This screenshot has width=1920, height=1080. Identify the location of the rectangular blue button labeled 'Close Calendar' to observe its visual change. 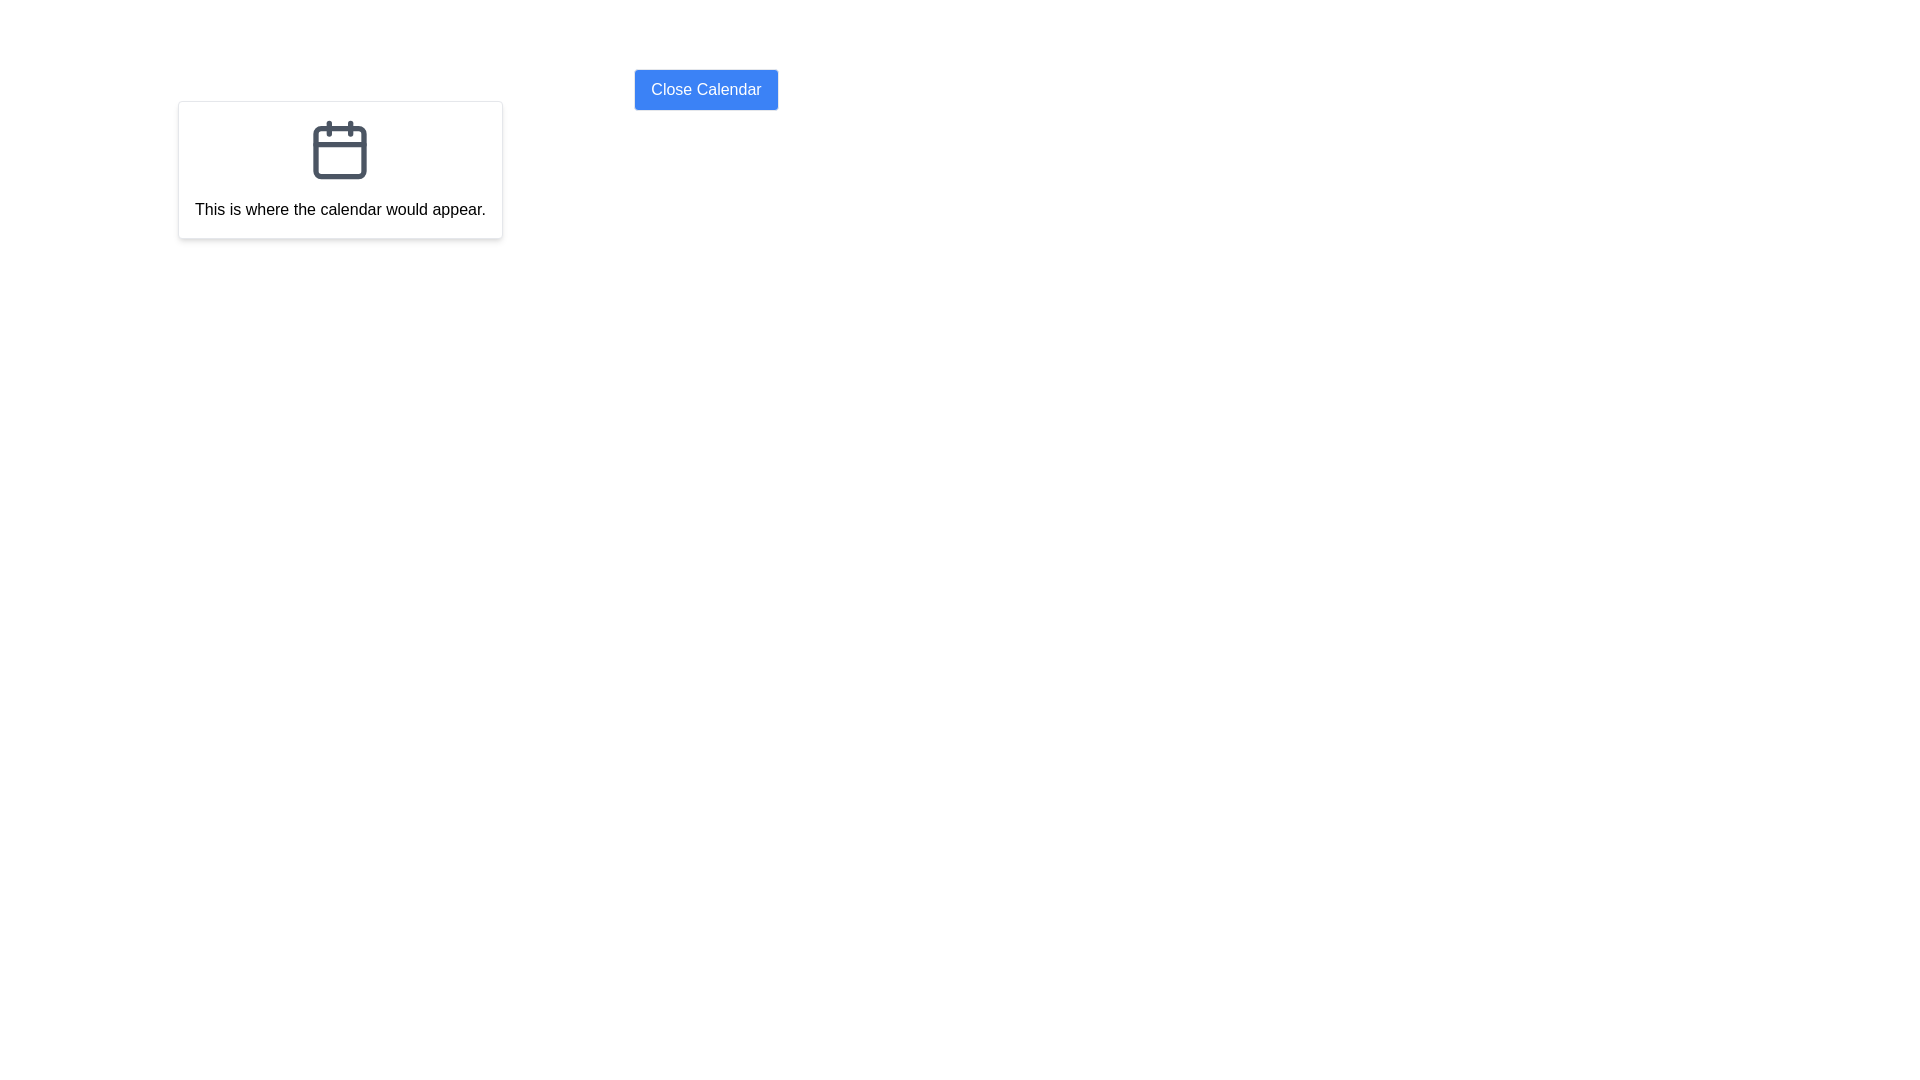
(706, 88).